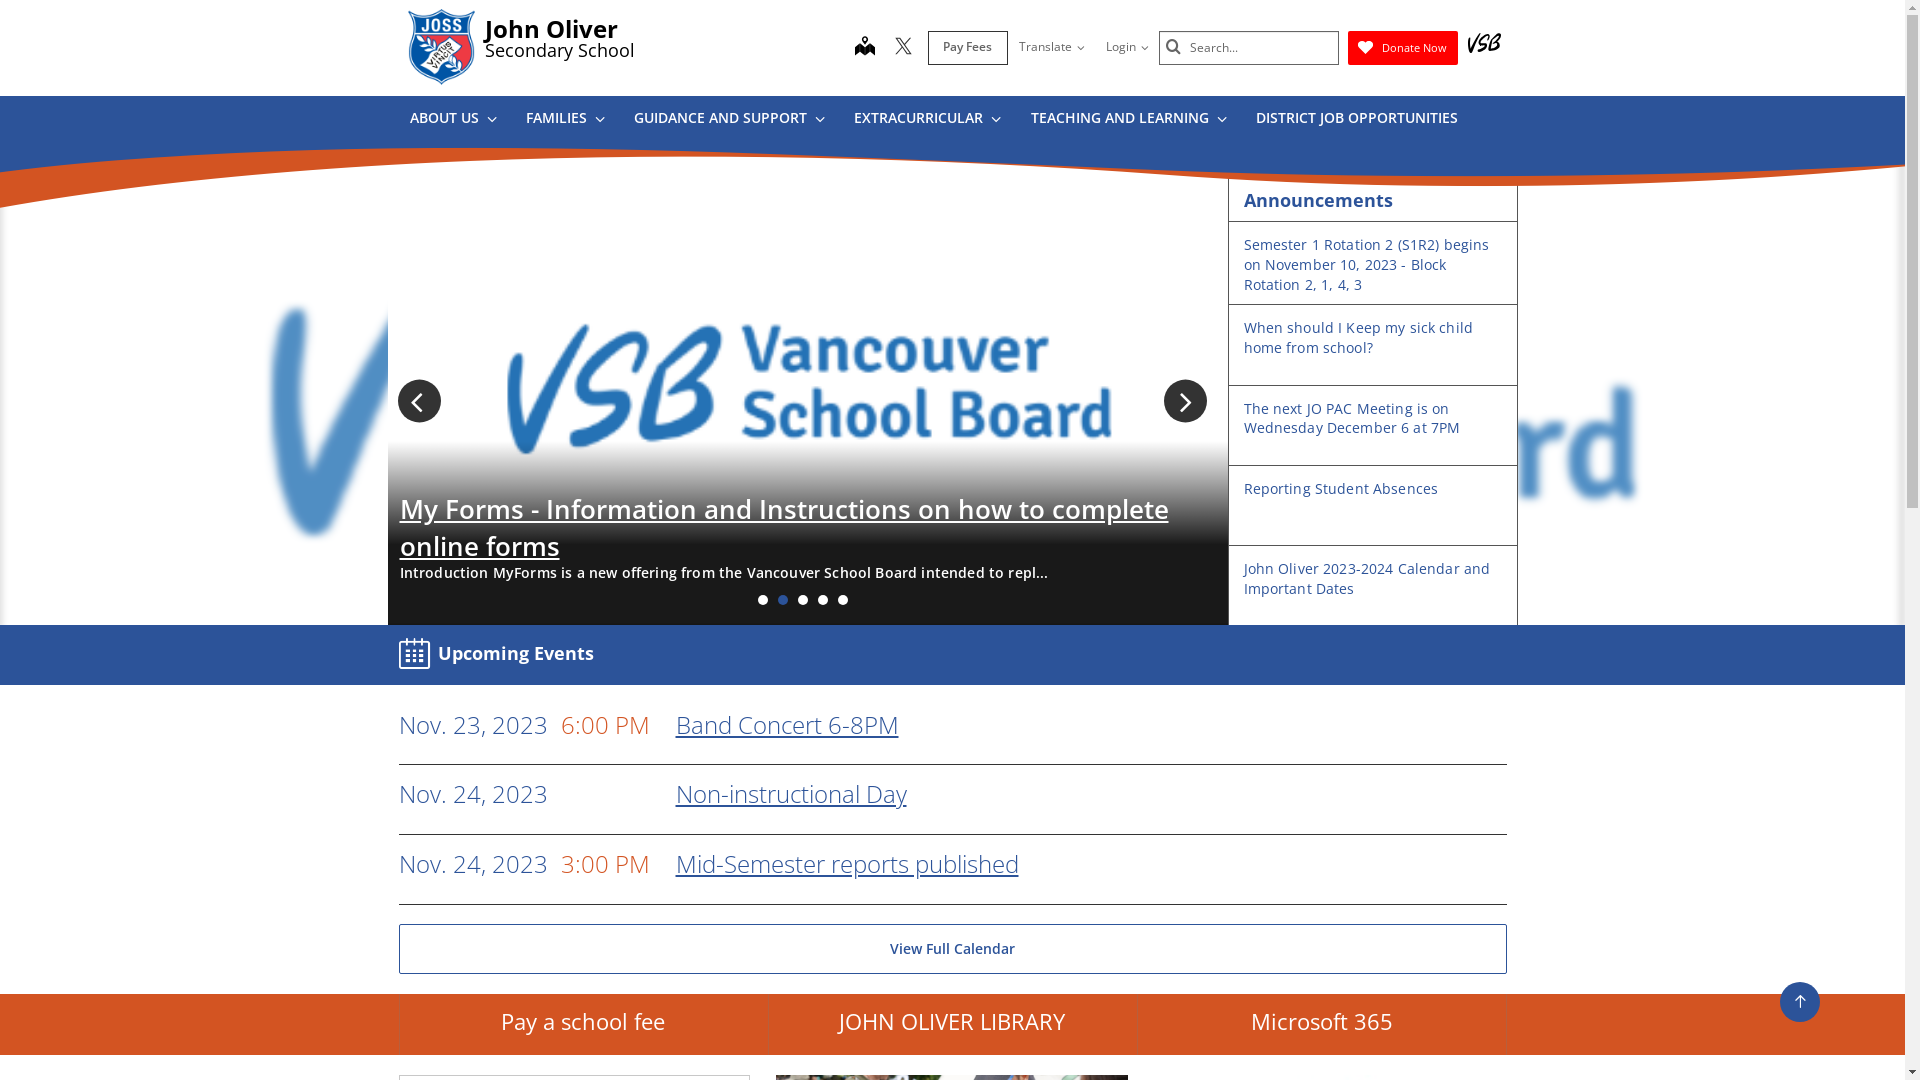 The image size is (1920, 1080). What do you see at coordinates (1401, 46) in the screenshot?
I see `'Donate Now'` at bounding box center [1401, 46].